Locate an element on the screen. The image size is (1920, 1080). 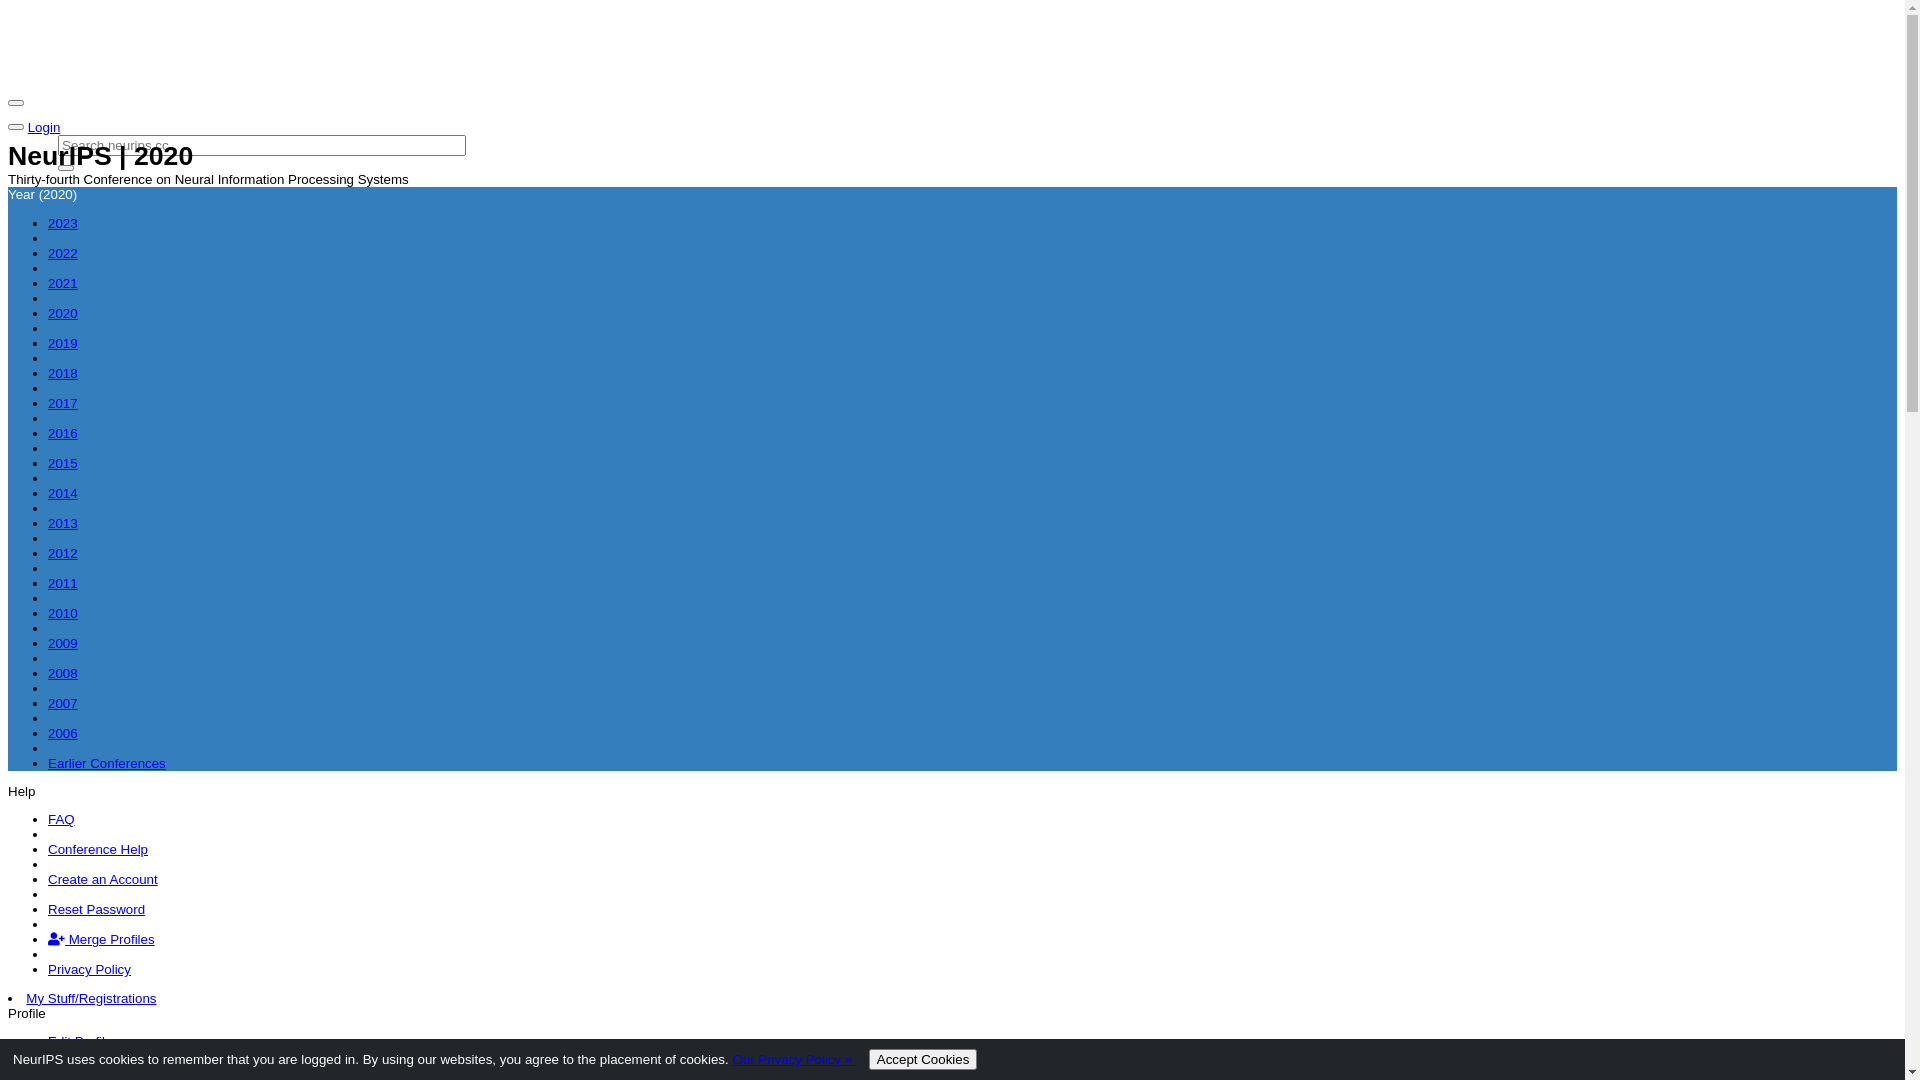
'My Stuff/Registrations' is located at coordinates (90, 998).